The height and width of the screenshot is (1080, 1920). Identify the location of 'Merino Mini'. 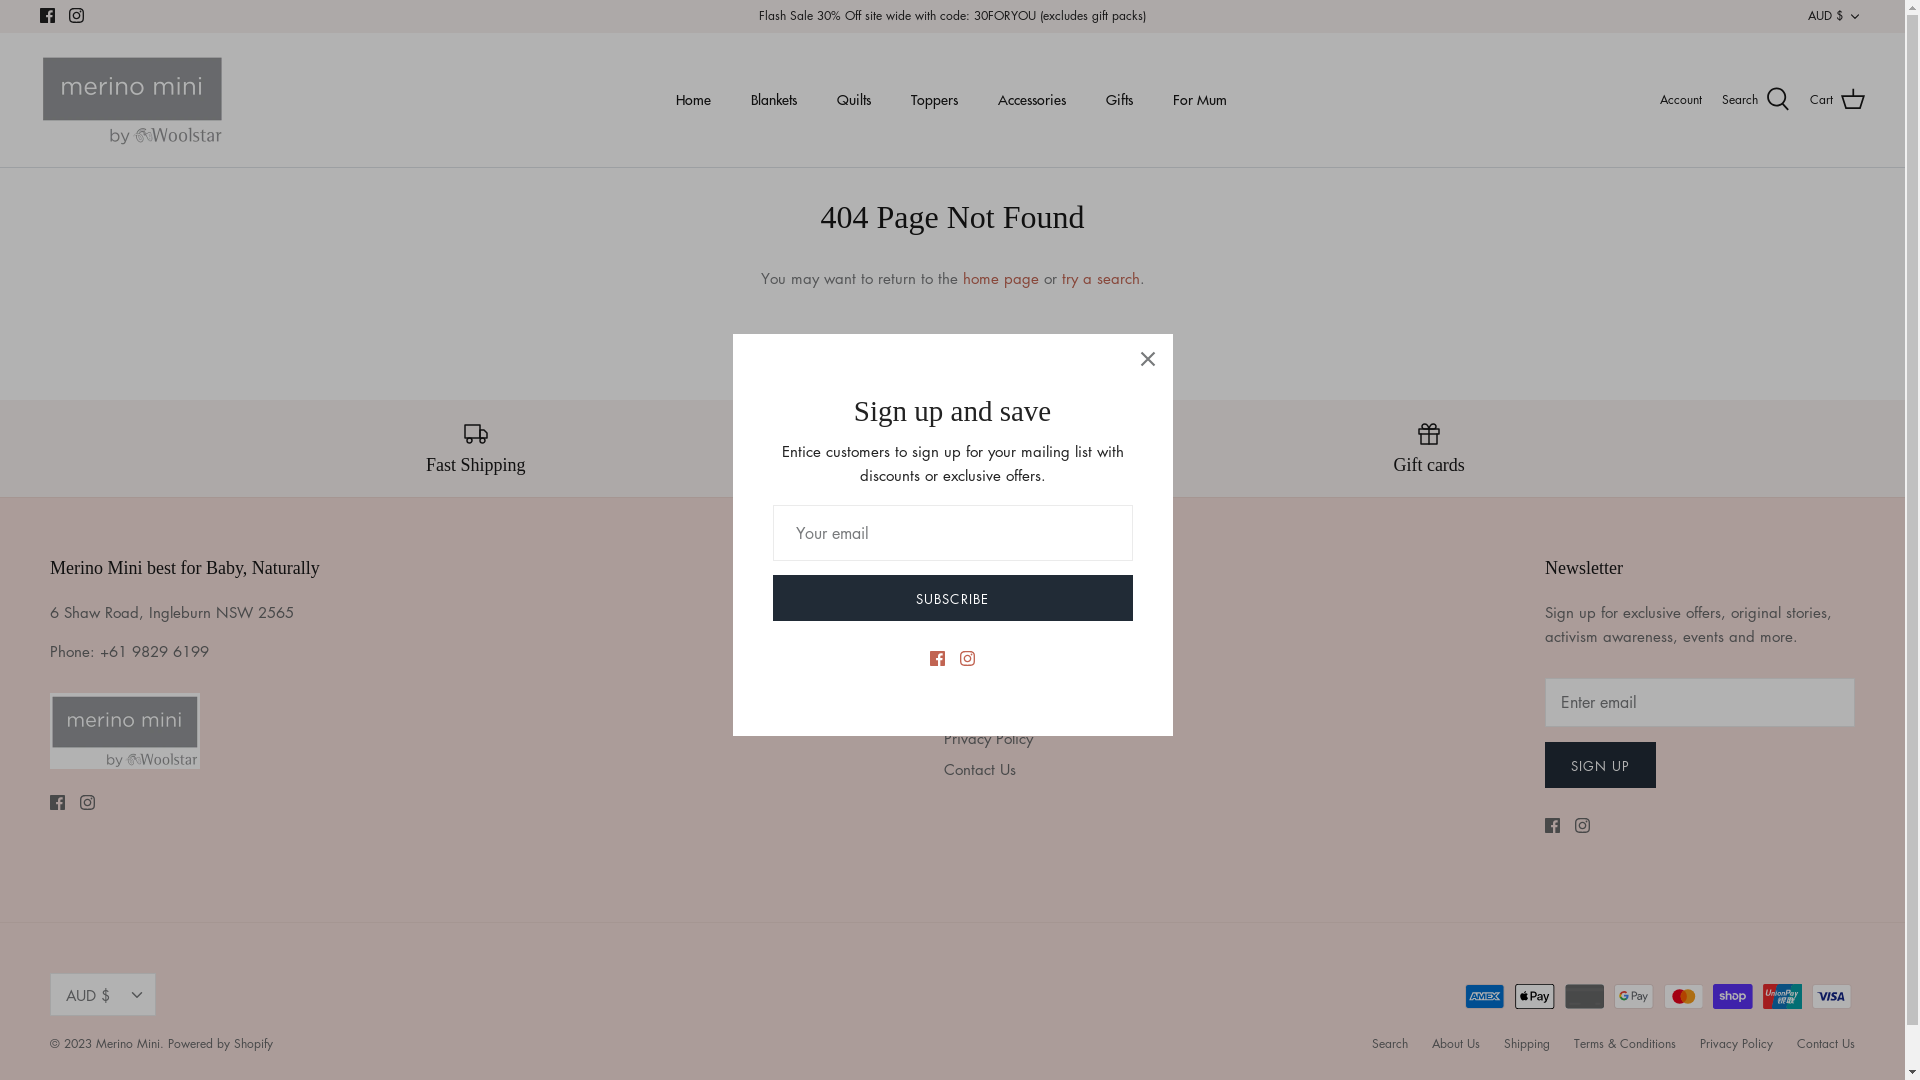
(131, 100).